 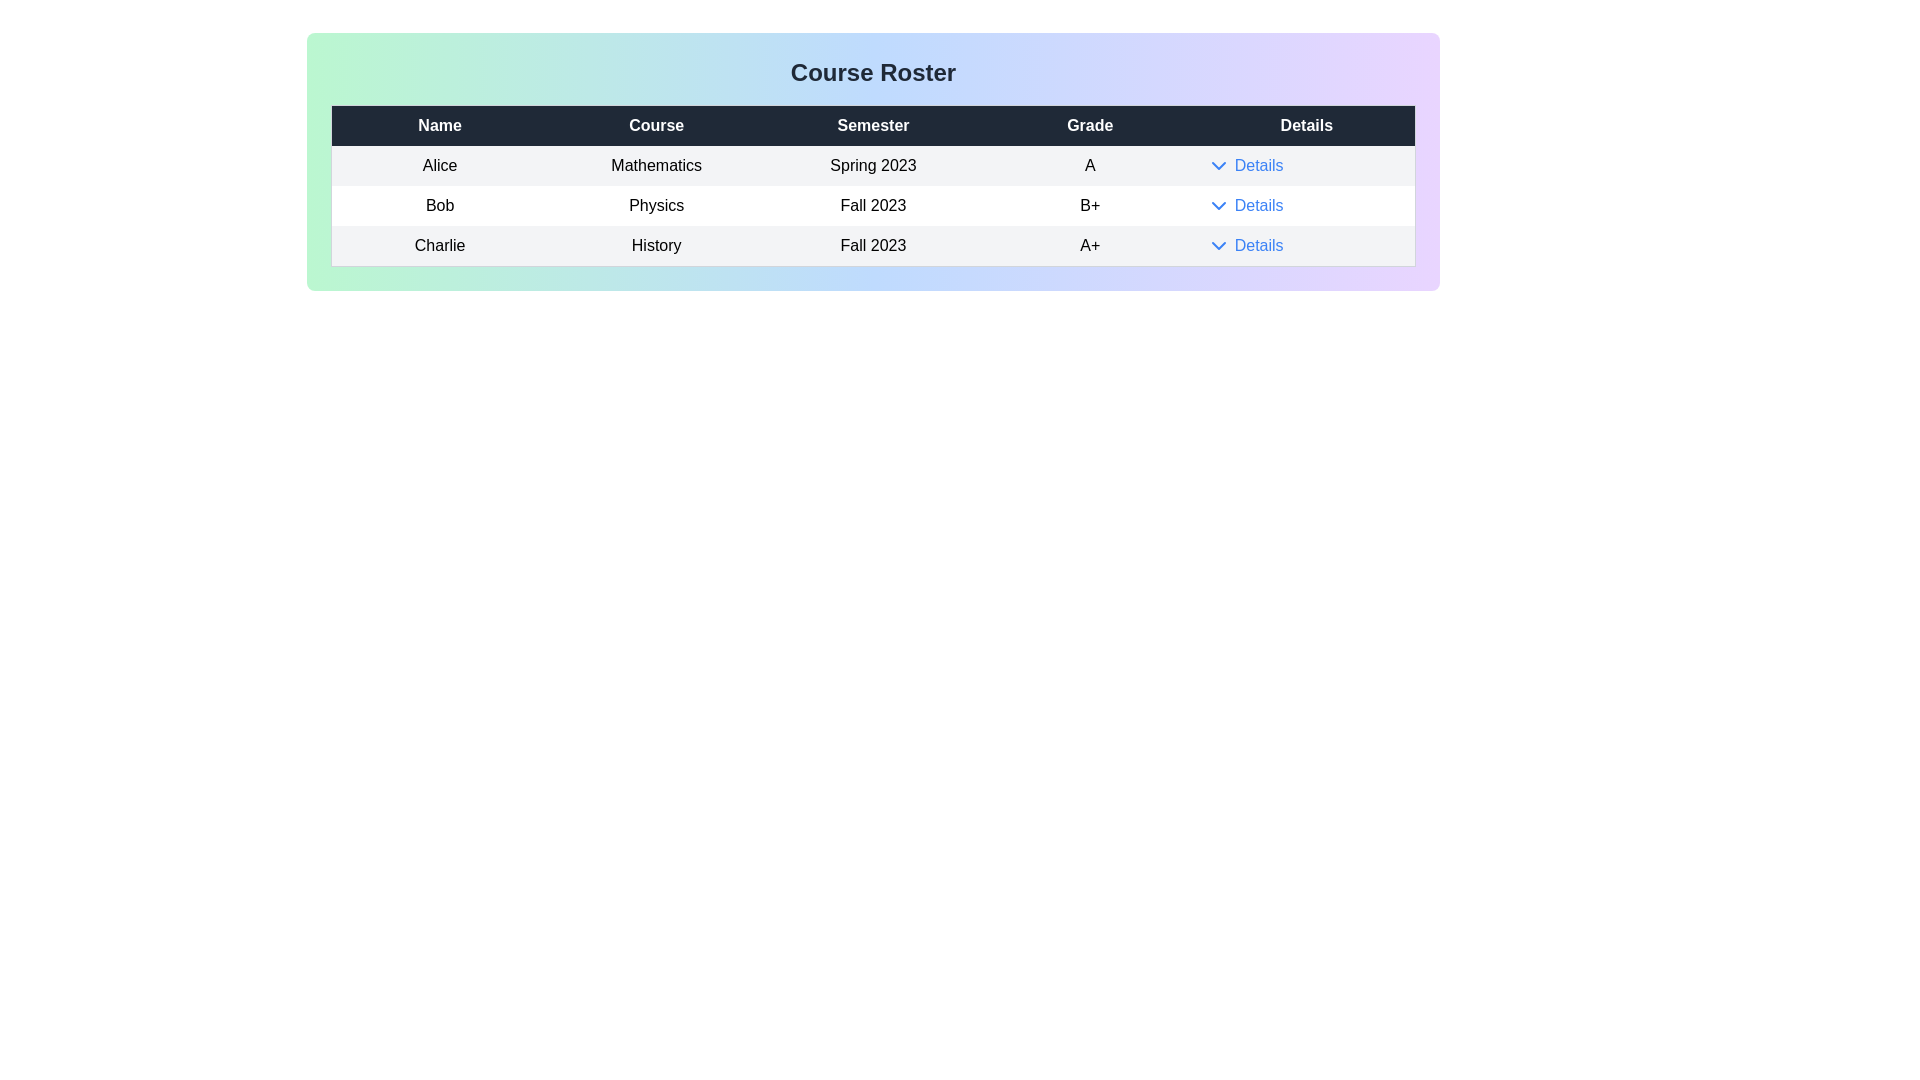 What do you see at coordinates (1307, 164) in the screenshot?
I see `the interactive 'Details' link or button in the first row of the course roster table` at bounding box center [1307, 164].